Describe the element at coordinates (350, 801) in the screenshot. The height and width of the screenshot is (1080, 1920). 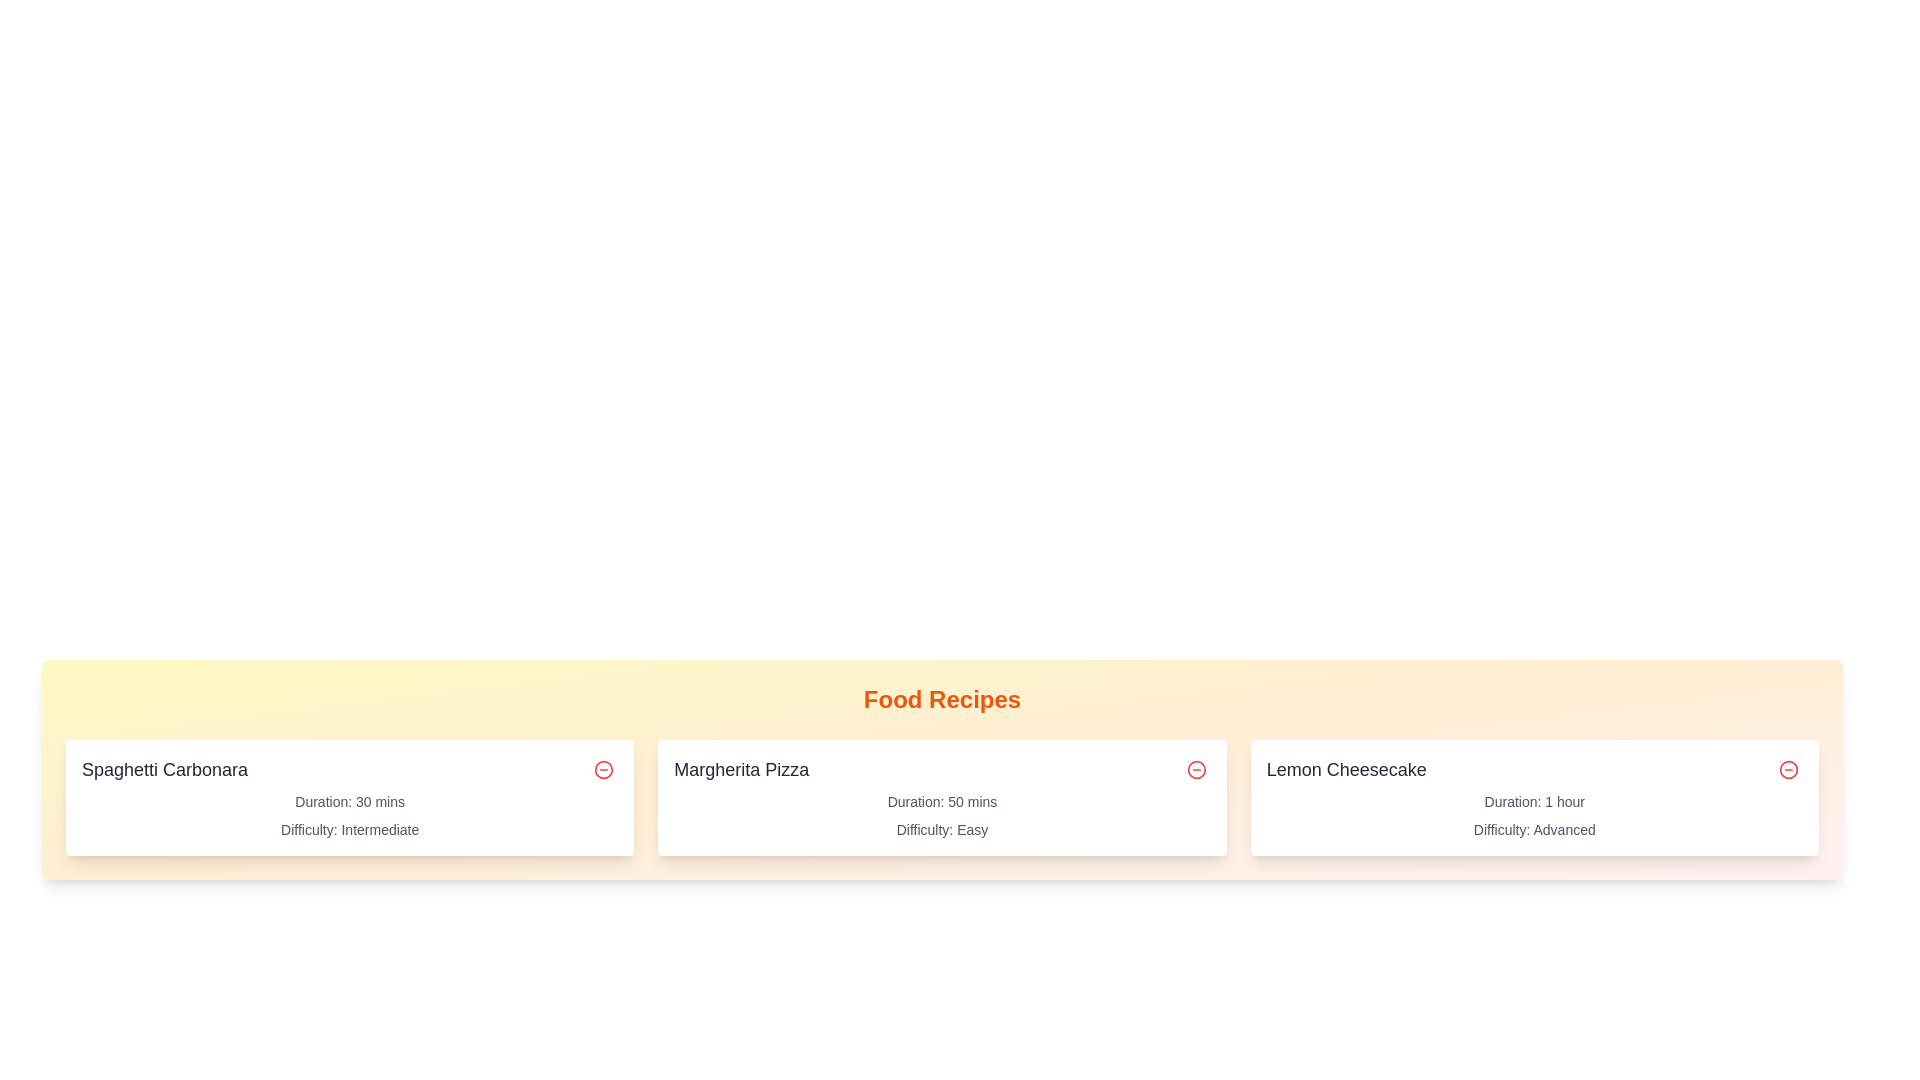
I see `the text label displaying 'Duration: 30 mins' located within the 'Spaghetti Carbonara' recipe card, positioned above the 'Difficulty: Intermediate' label and below the recipe title` at that location.